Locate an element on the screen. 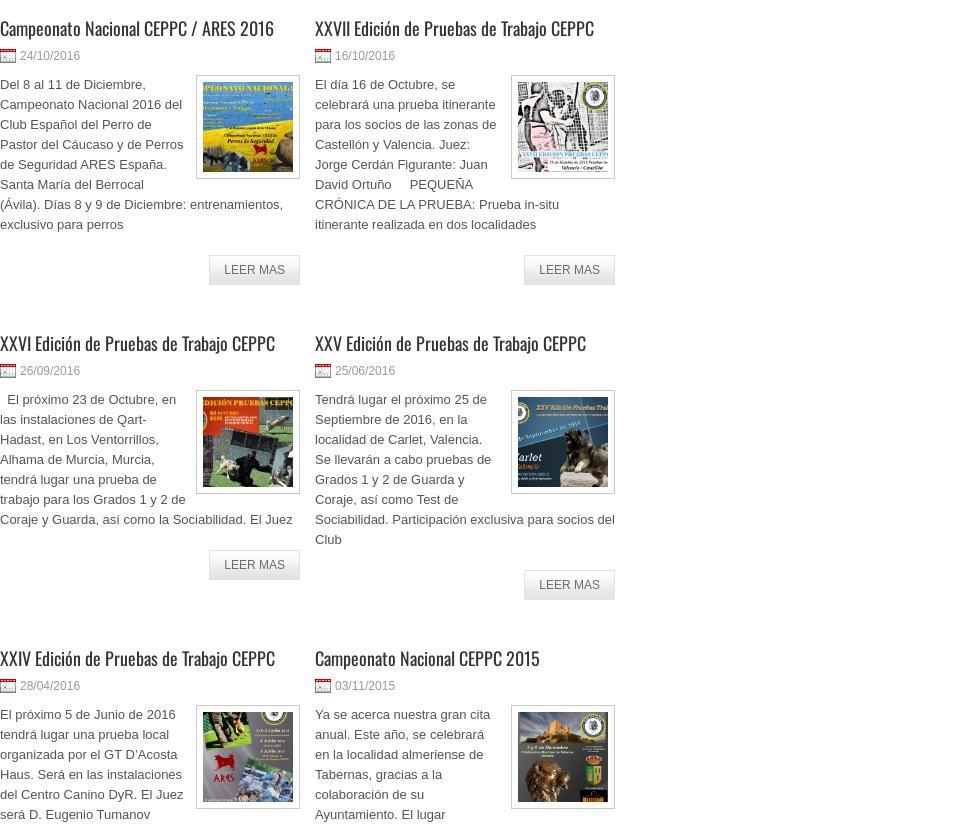  '26/09/2016' is located at coordinates (49, 369).